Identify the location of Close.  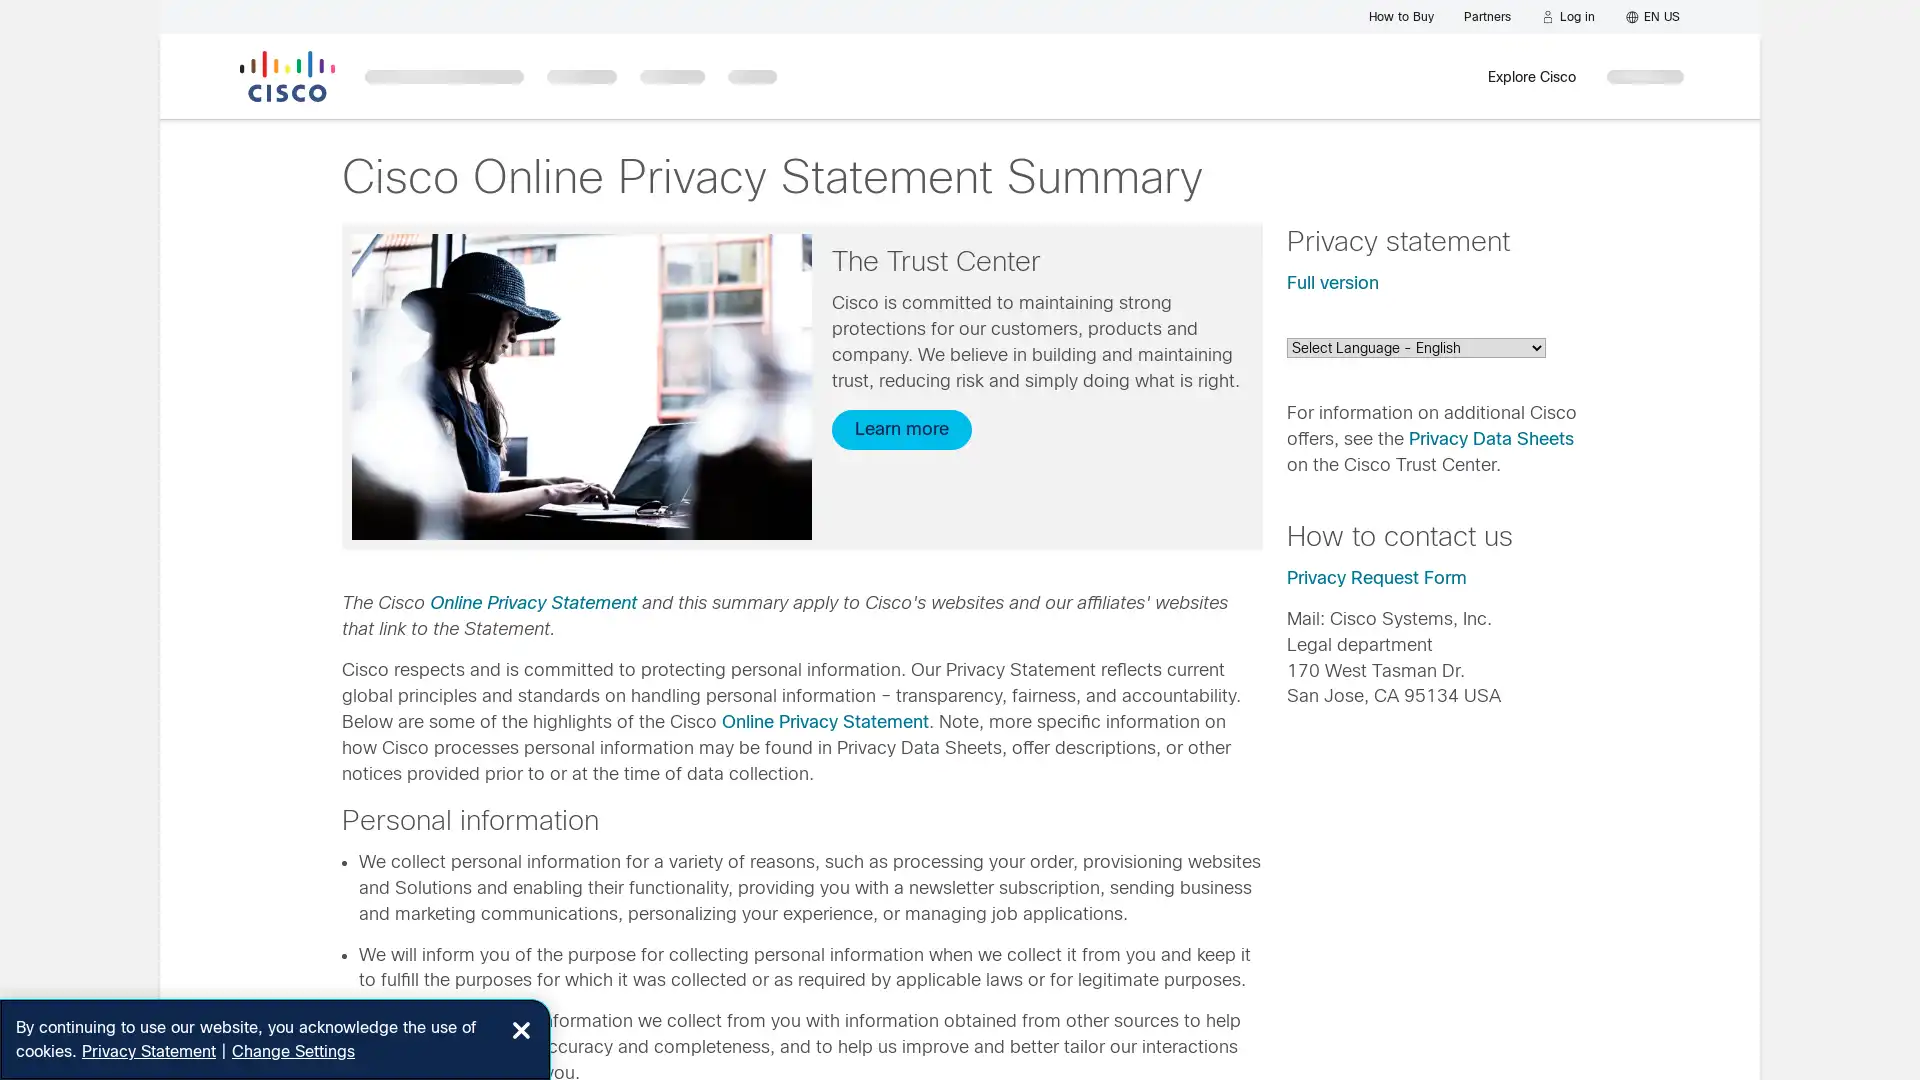
(521, 1029).